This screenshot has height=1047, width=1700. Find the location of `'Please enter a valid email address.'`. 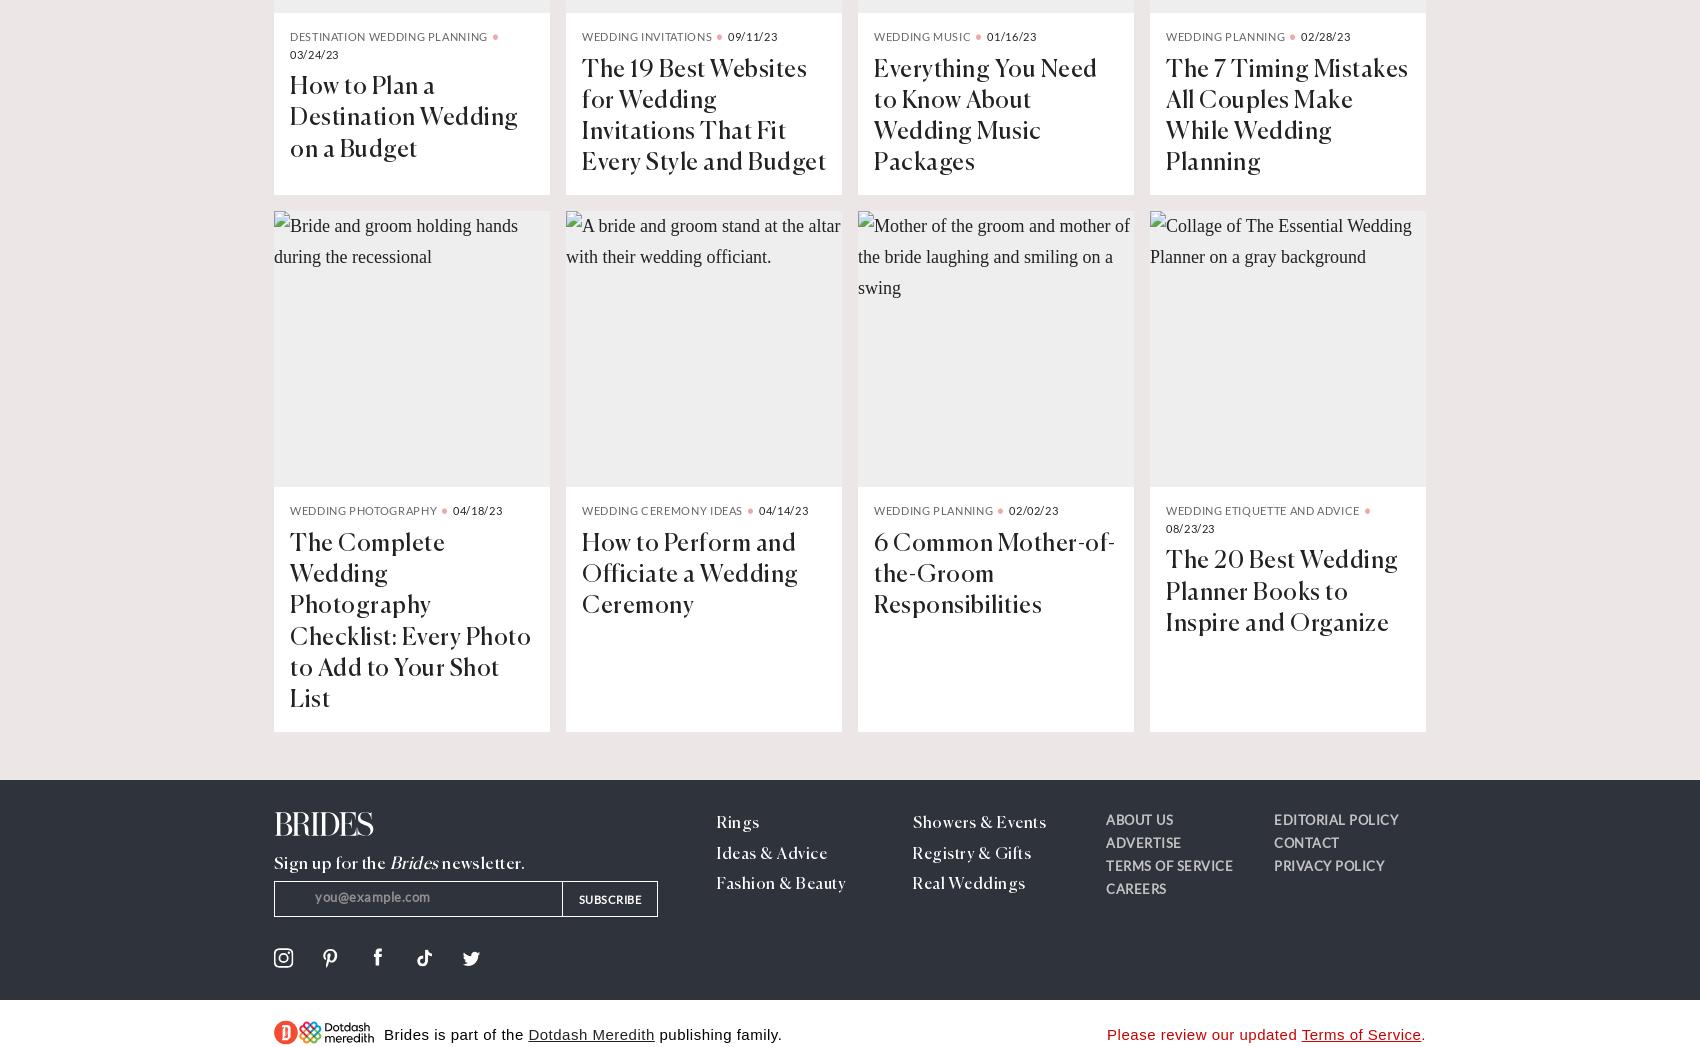

'Please enter a valid email address.' is located at coordinates (386, 932).